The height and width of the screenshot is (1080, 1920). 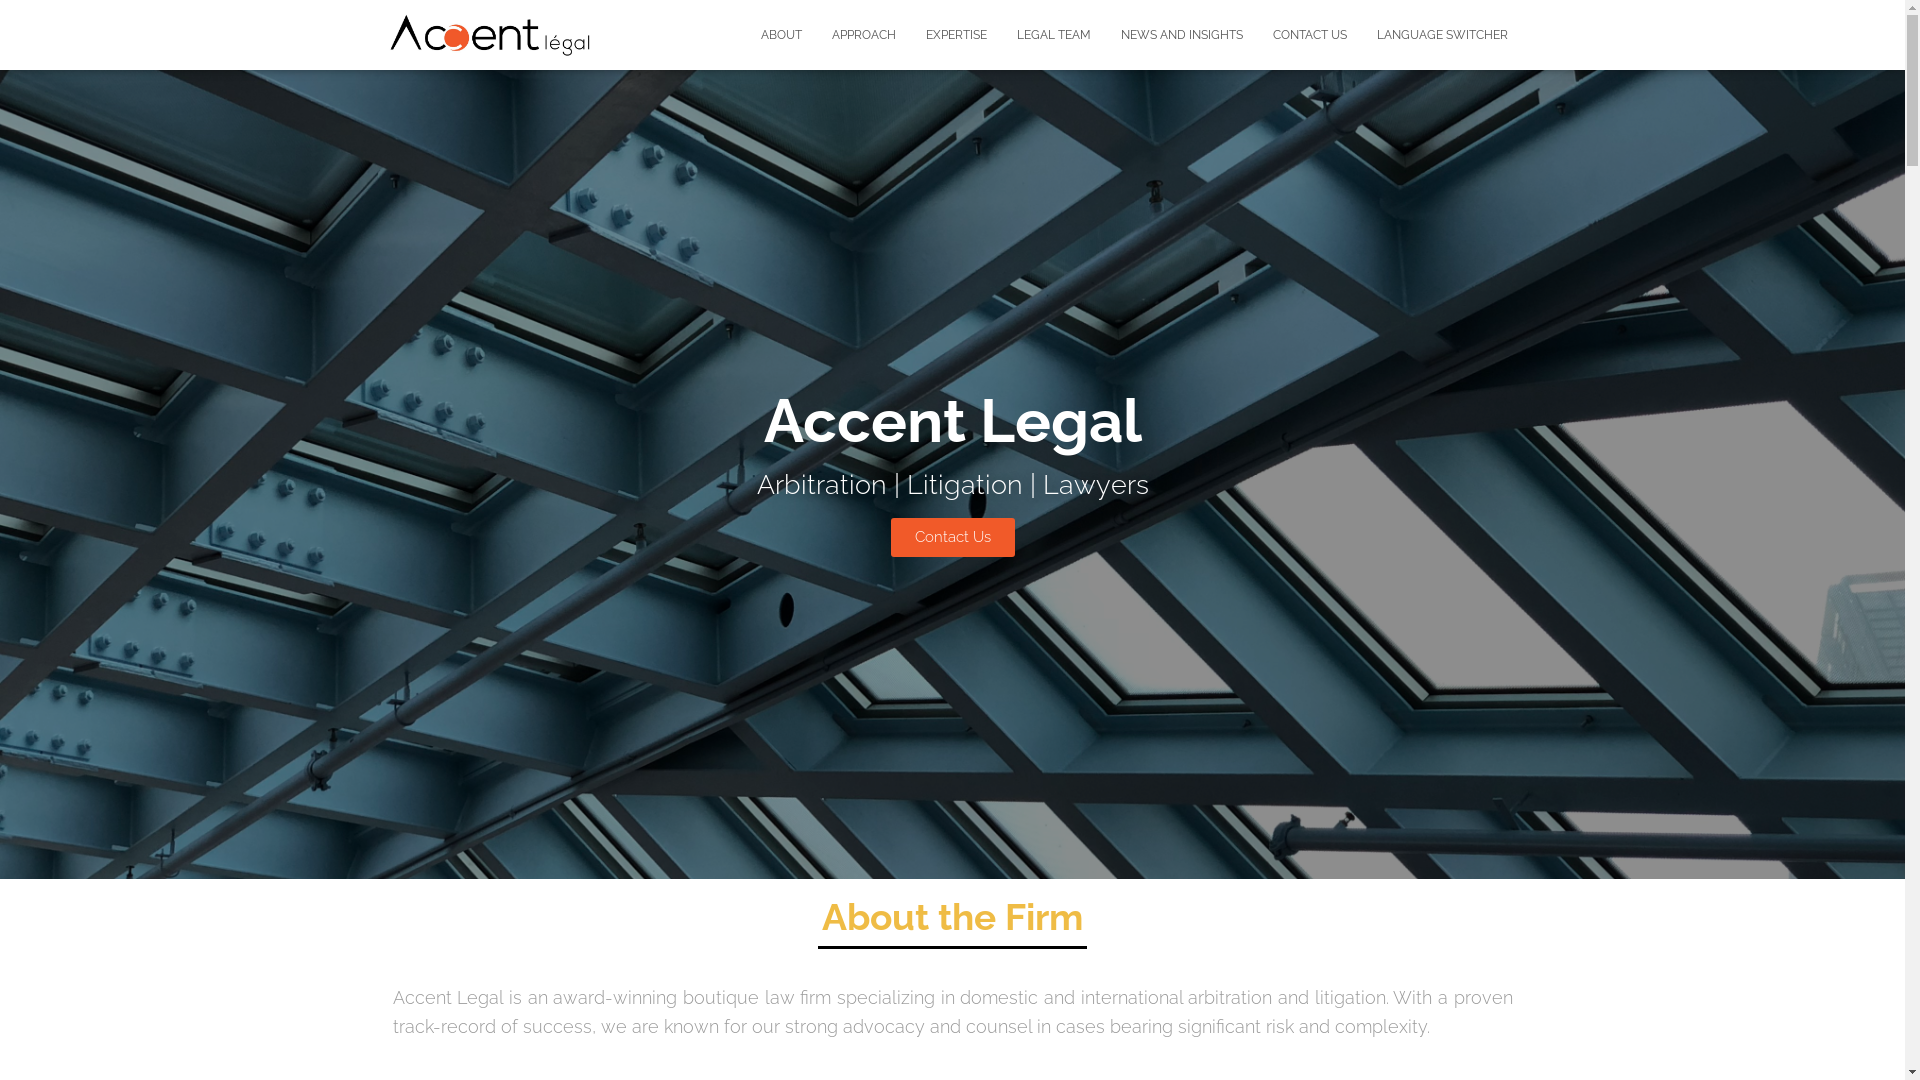 I want to click on 'ABOUT', so click(x=780, y=34).